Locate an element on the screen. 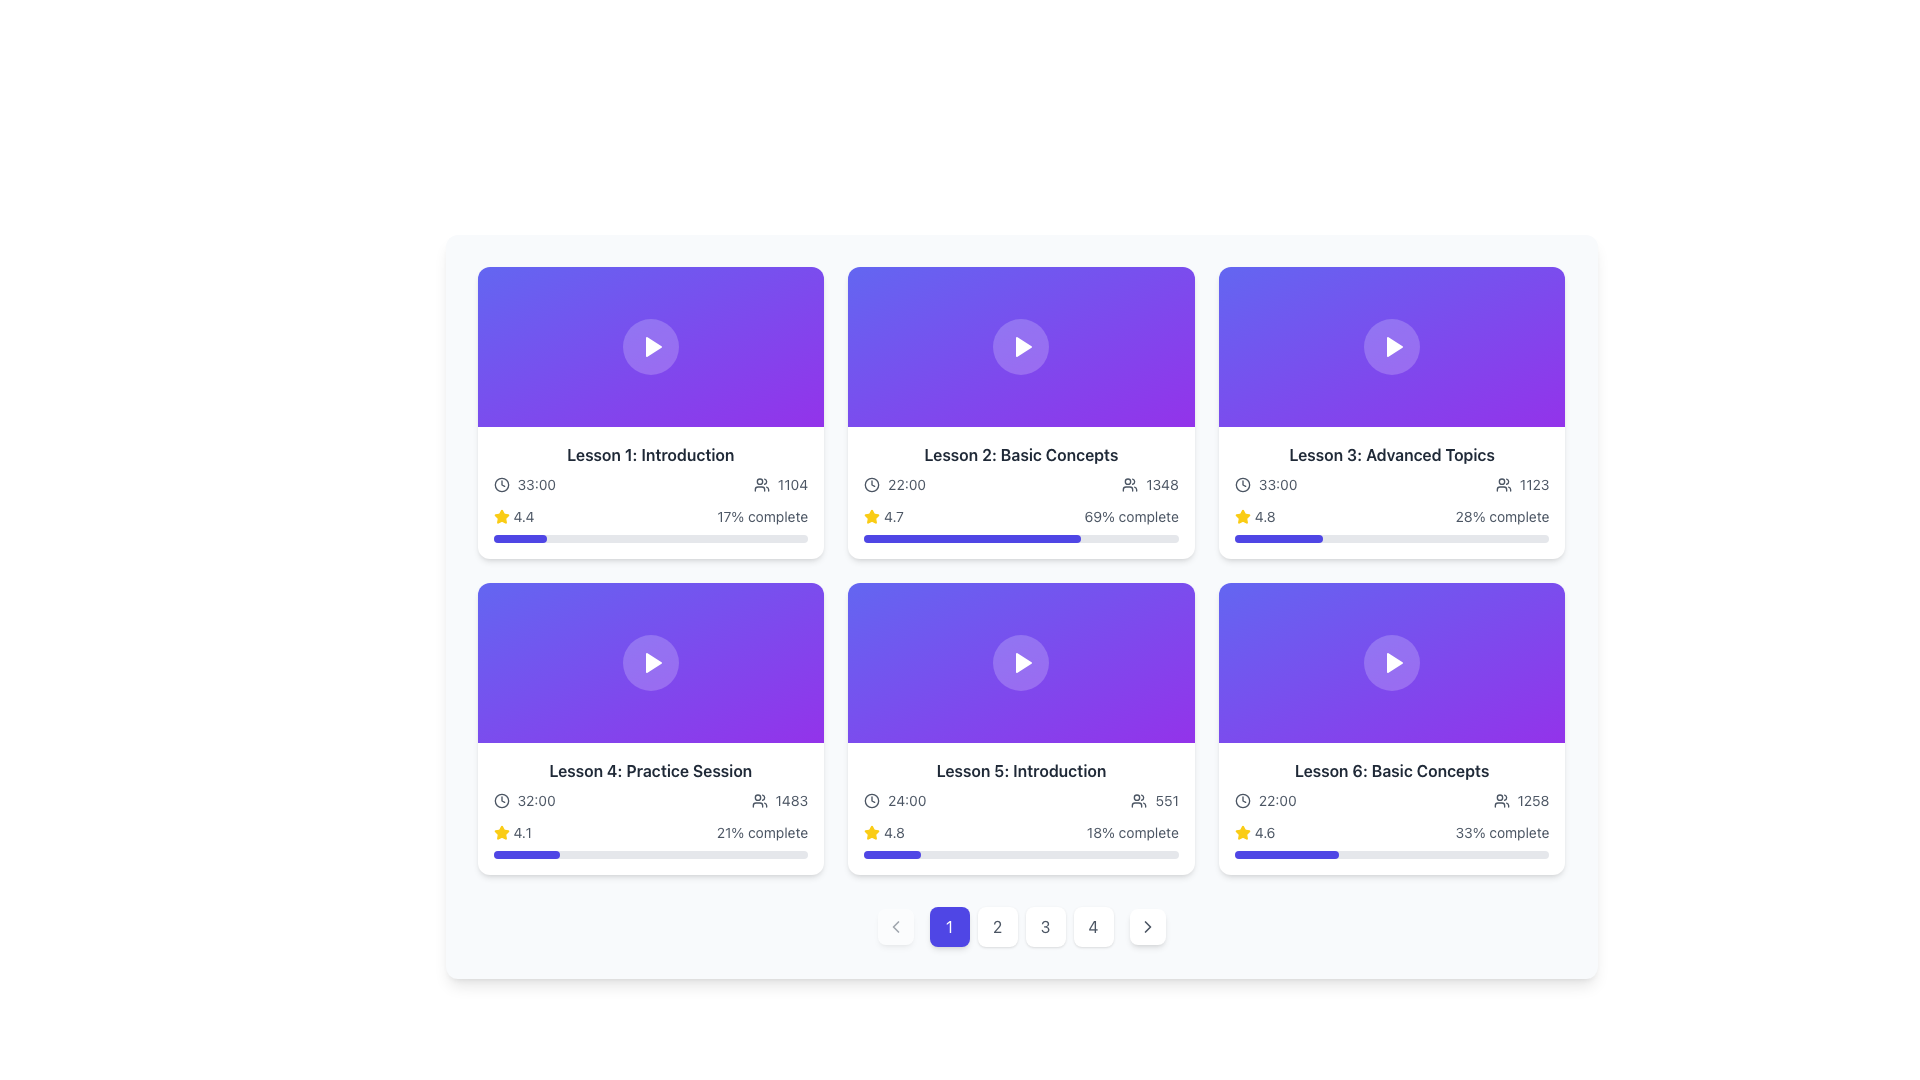 The image size is (1920, 1080). the progress visually by focusing on the progress bar located in the 'Lesson 6: Basic Concepts' card, which indicates 33% completion of the lesson is located at coordinates (1391, 855).